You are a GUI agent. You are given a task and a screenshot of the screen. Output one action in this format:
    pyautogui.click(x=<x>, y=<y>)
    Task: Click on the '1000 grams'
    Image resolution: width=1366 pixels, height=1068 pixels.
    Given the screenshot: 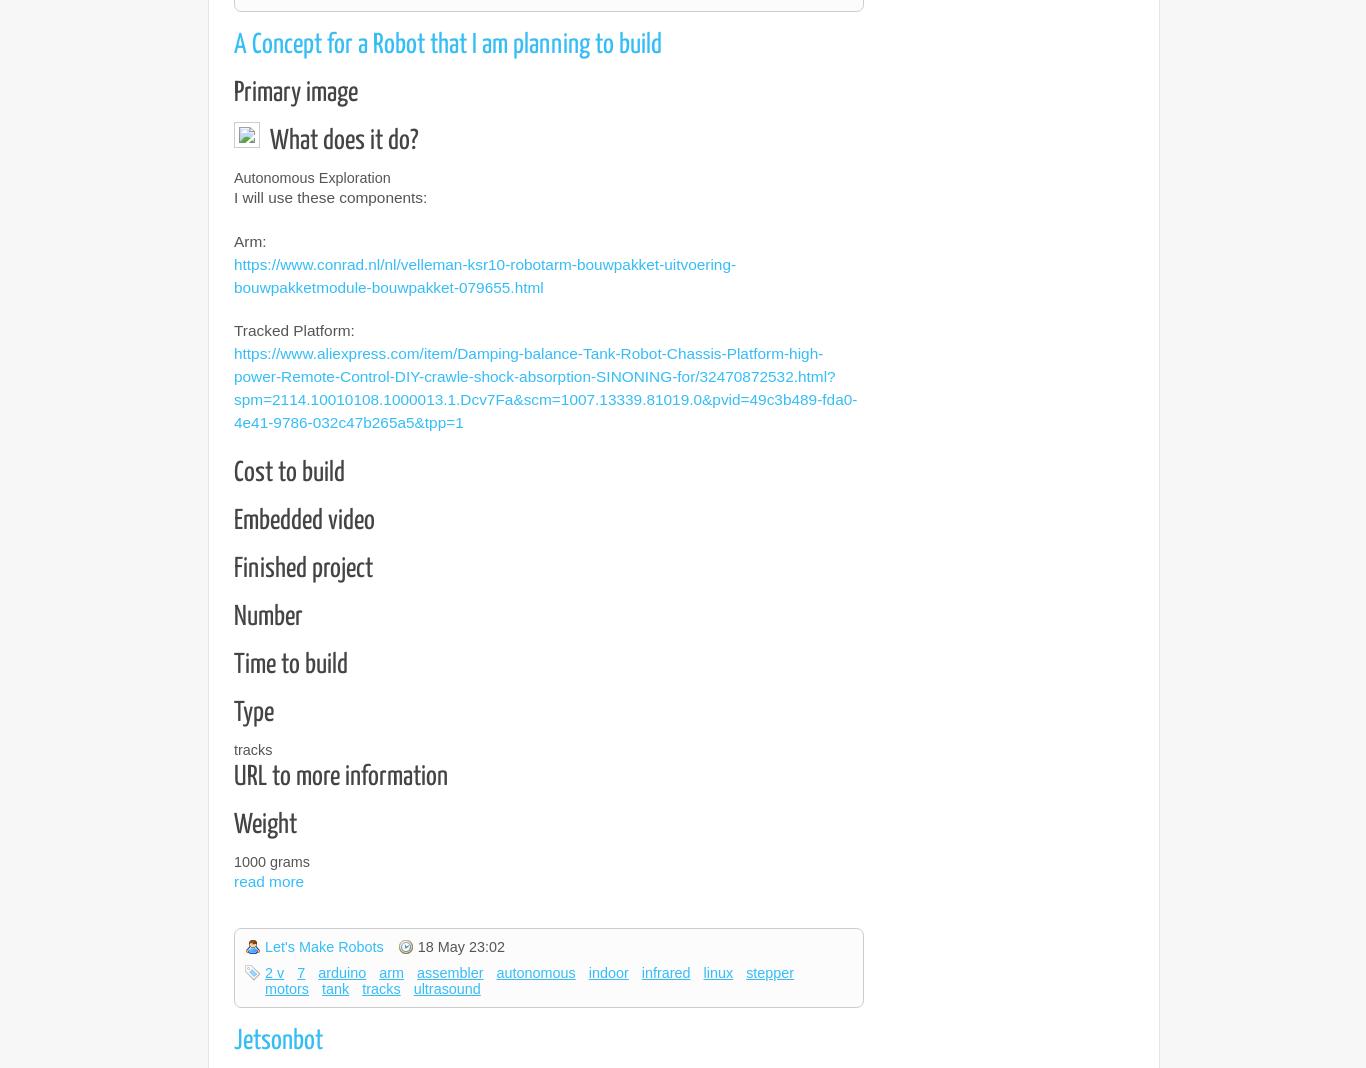 What is the action you would take?
    pyautogui.click(x=233, y=860)
    